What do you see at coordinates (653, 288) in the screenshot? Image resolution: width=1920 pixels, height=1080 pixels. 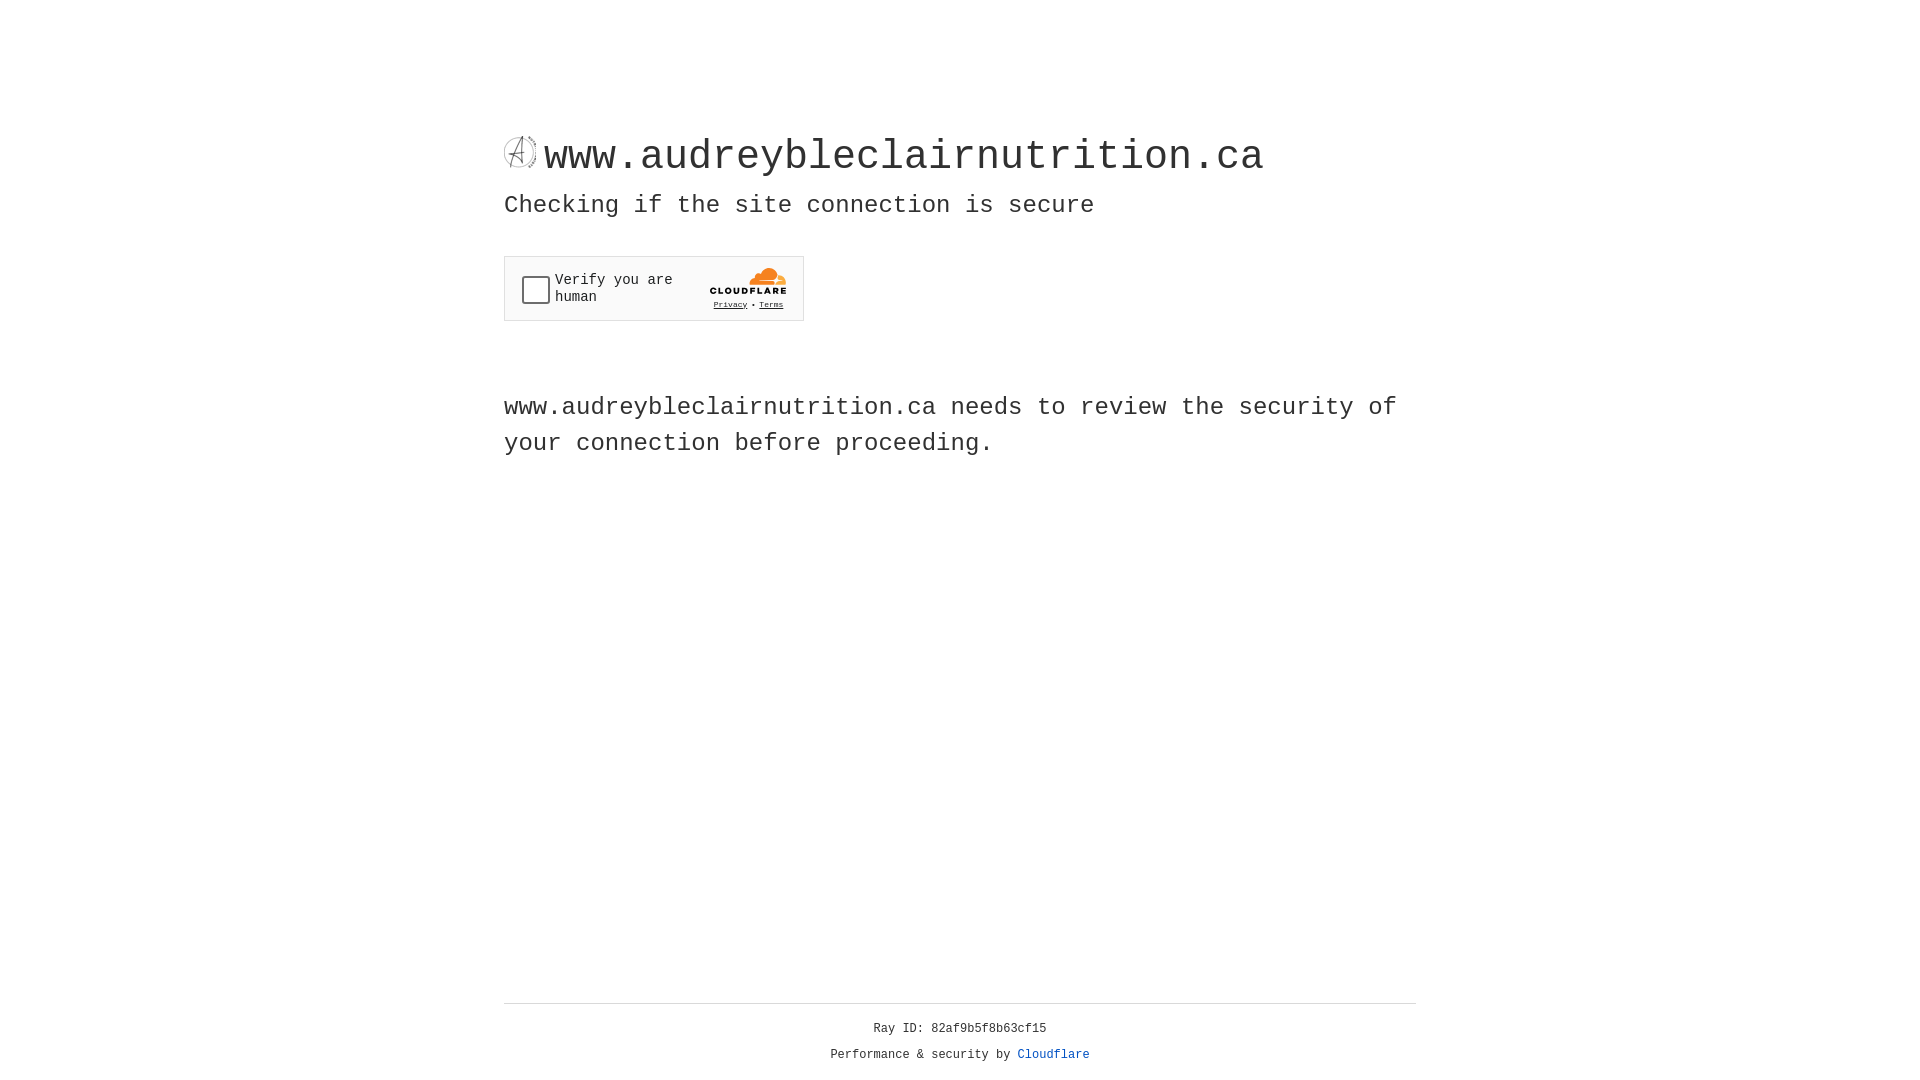 I see `'Widget containing a Cloudflare security challenge'` at bounding box center [653, 288].